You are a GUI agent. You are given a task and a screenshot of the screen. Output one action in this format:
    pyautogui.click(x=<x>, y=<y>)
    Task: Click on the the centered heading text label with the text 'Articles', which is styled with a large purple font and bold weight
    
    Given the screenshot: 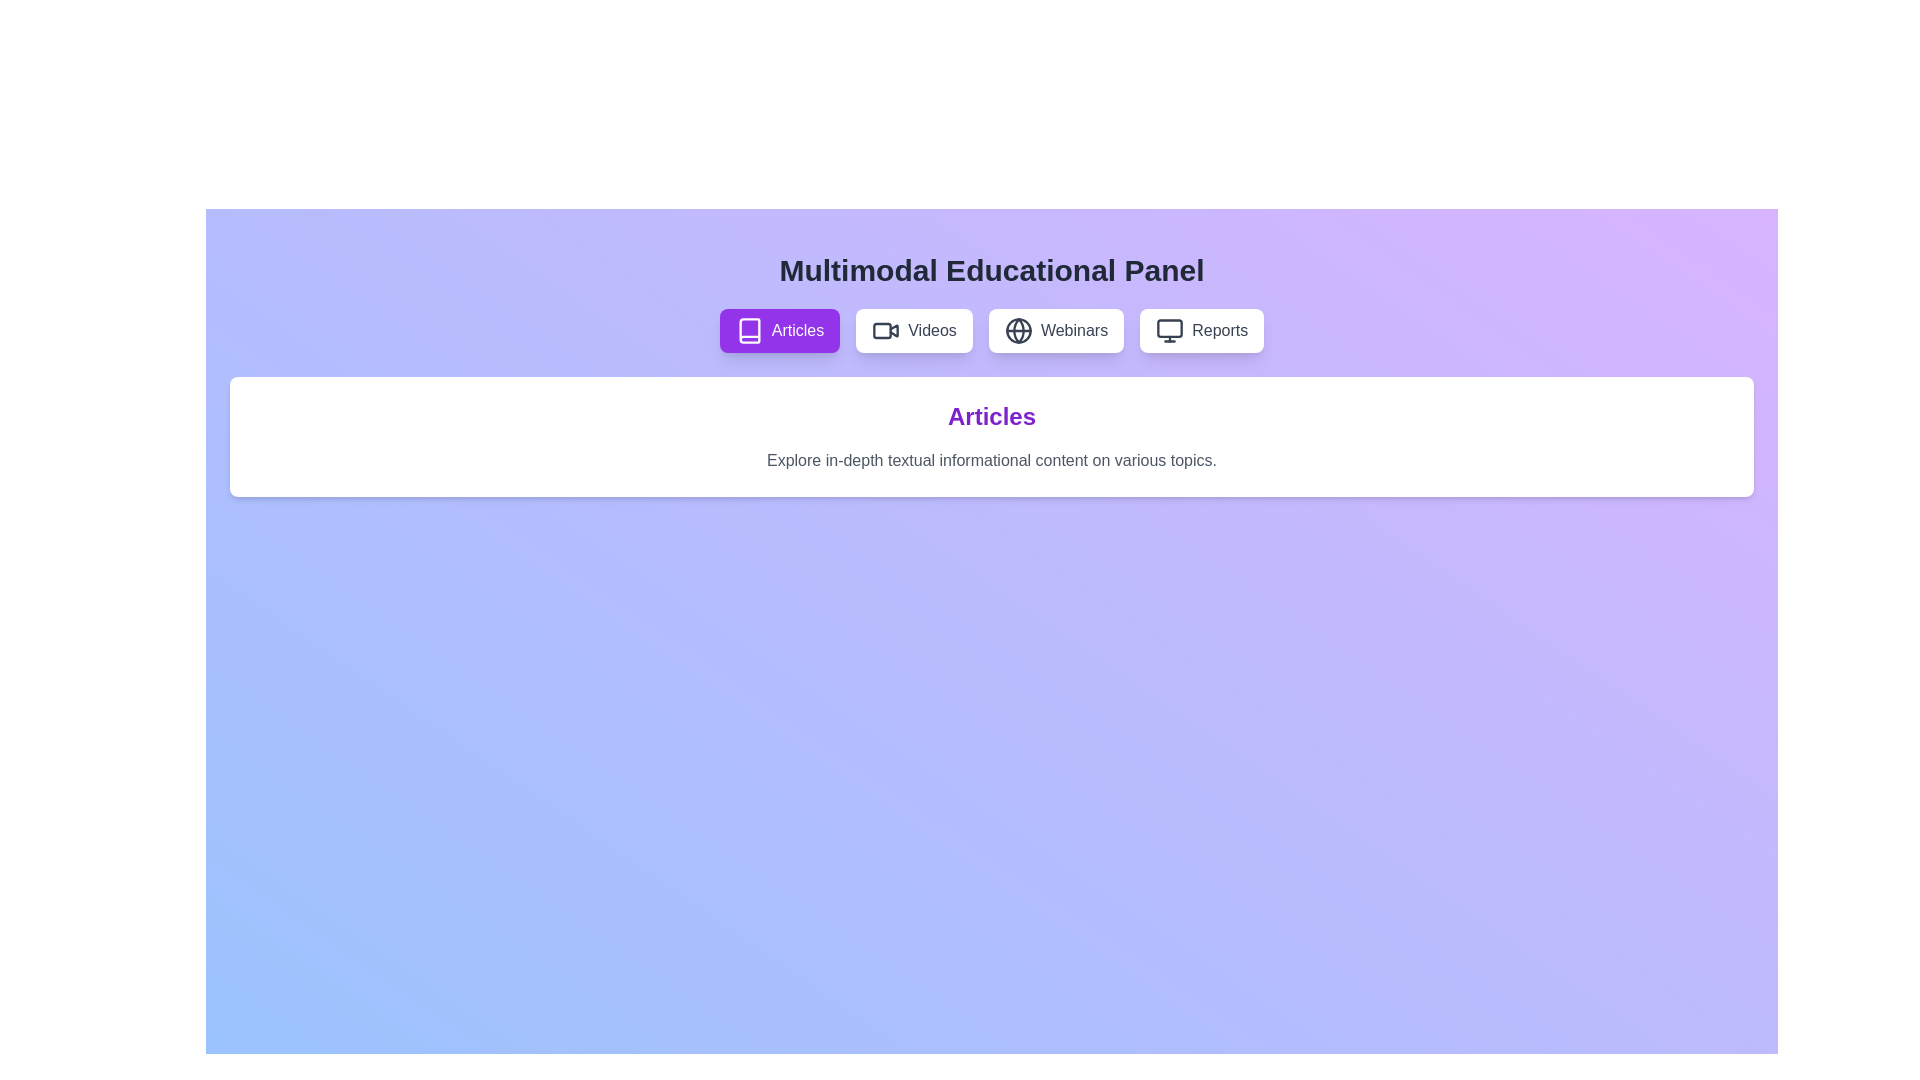 What is the action you would take?
    pyautogui.click(x=992, y=415)
    